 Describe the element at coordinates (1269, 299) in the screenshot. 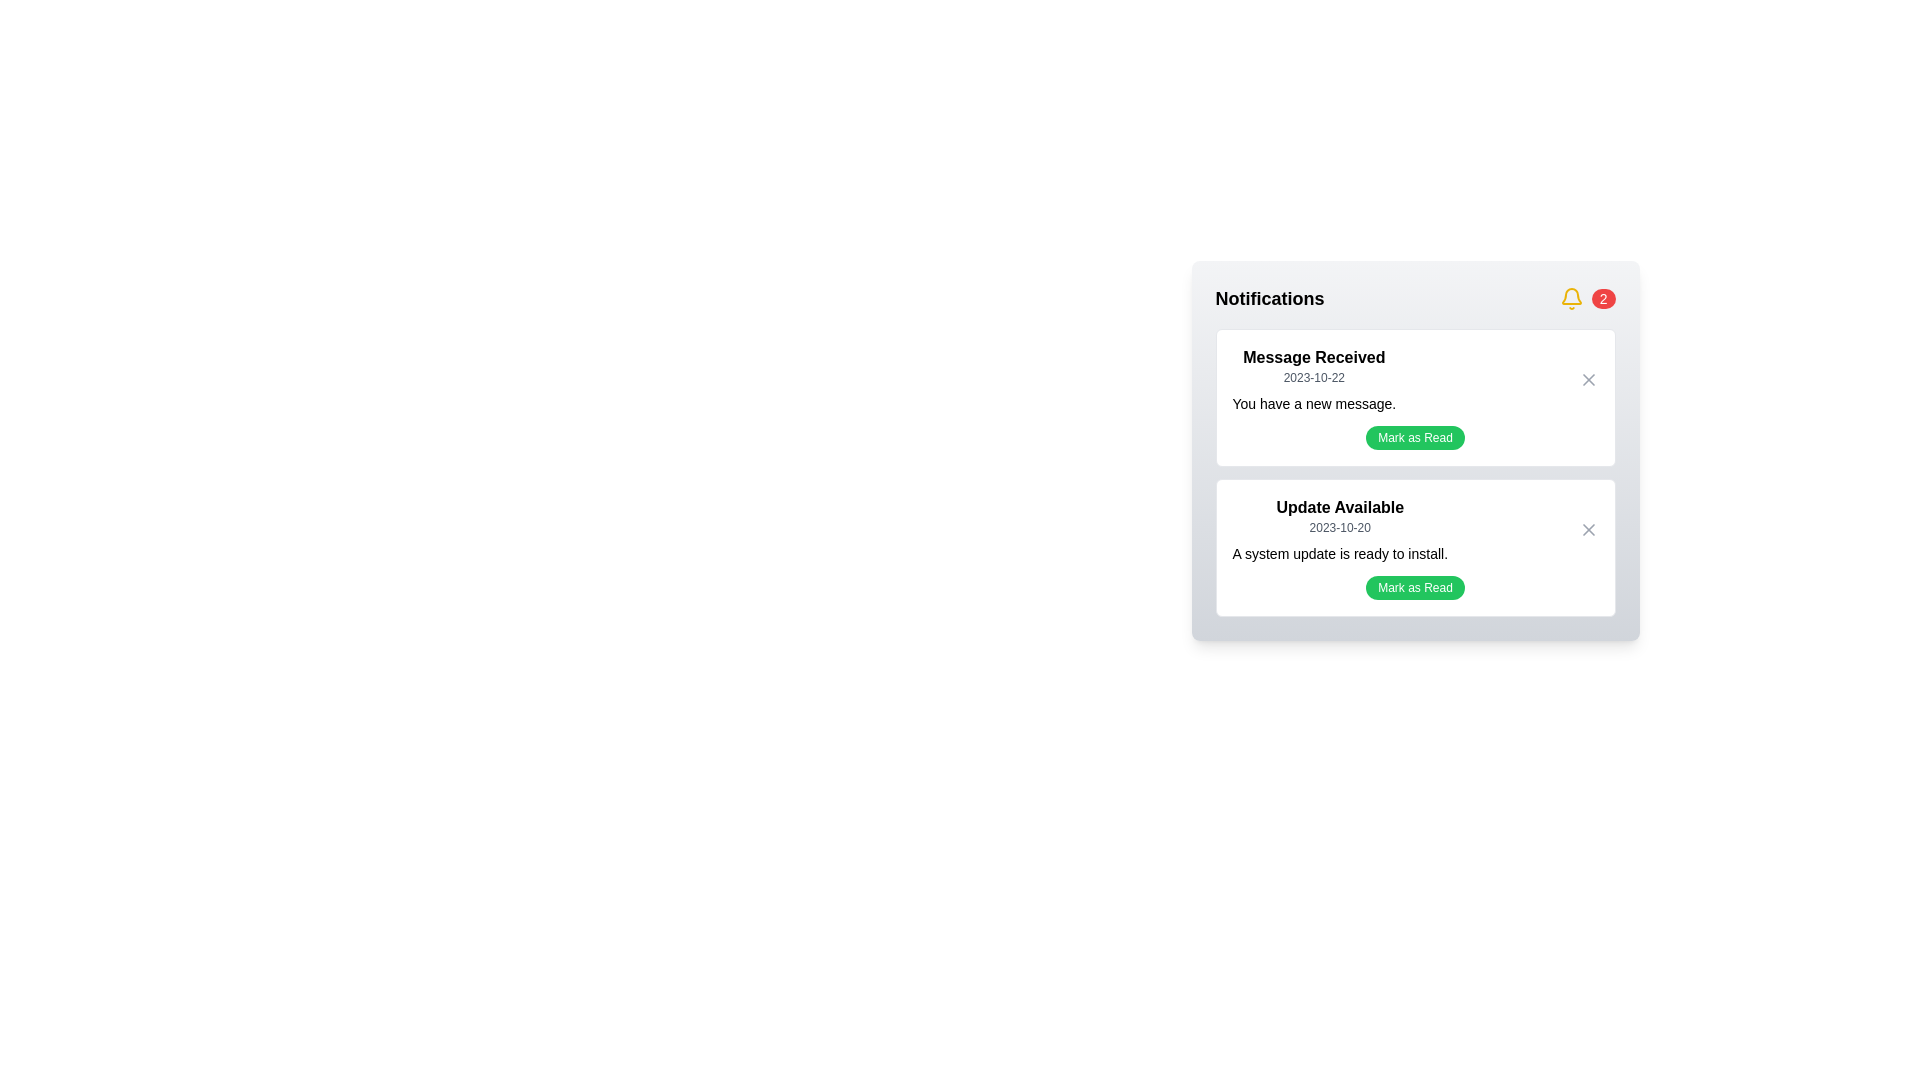

I see `Text label that serves as the title or header for the notification section, indicating the current context to users` at that location.